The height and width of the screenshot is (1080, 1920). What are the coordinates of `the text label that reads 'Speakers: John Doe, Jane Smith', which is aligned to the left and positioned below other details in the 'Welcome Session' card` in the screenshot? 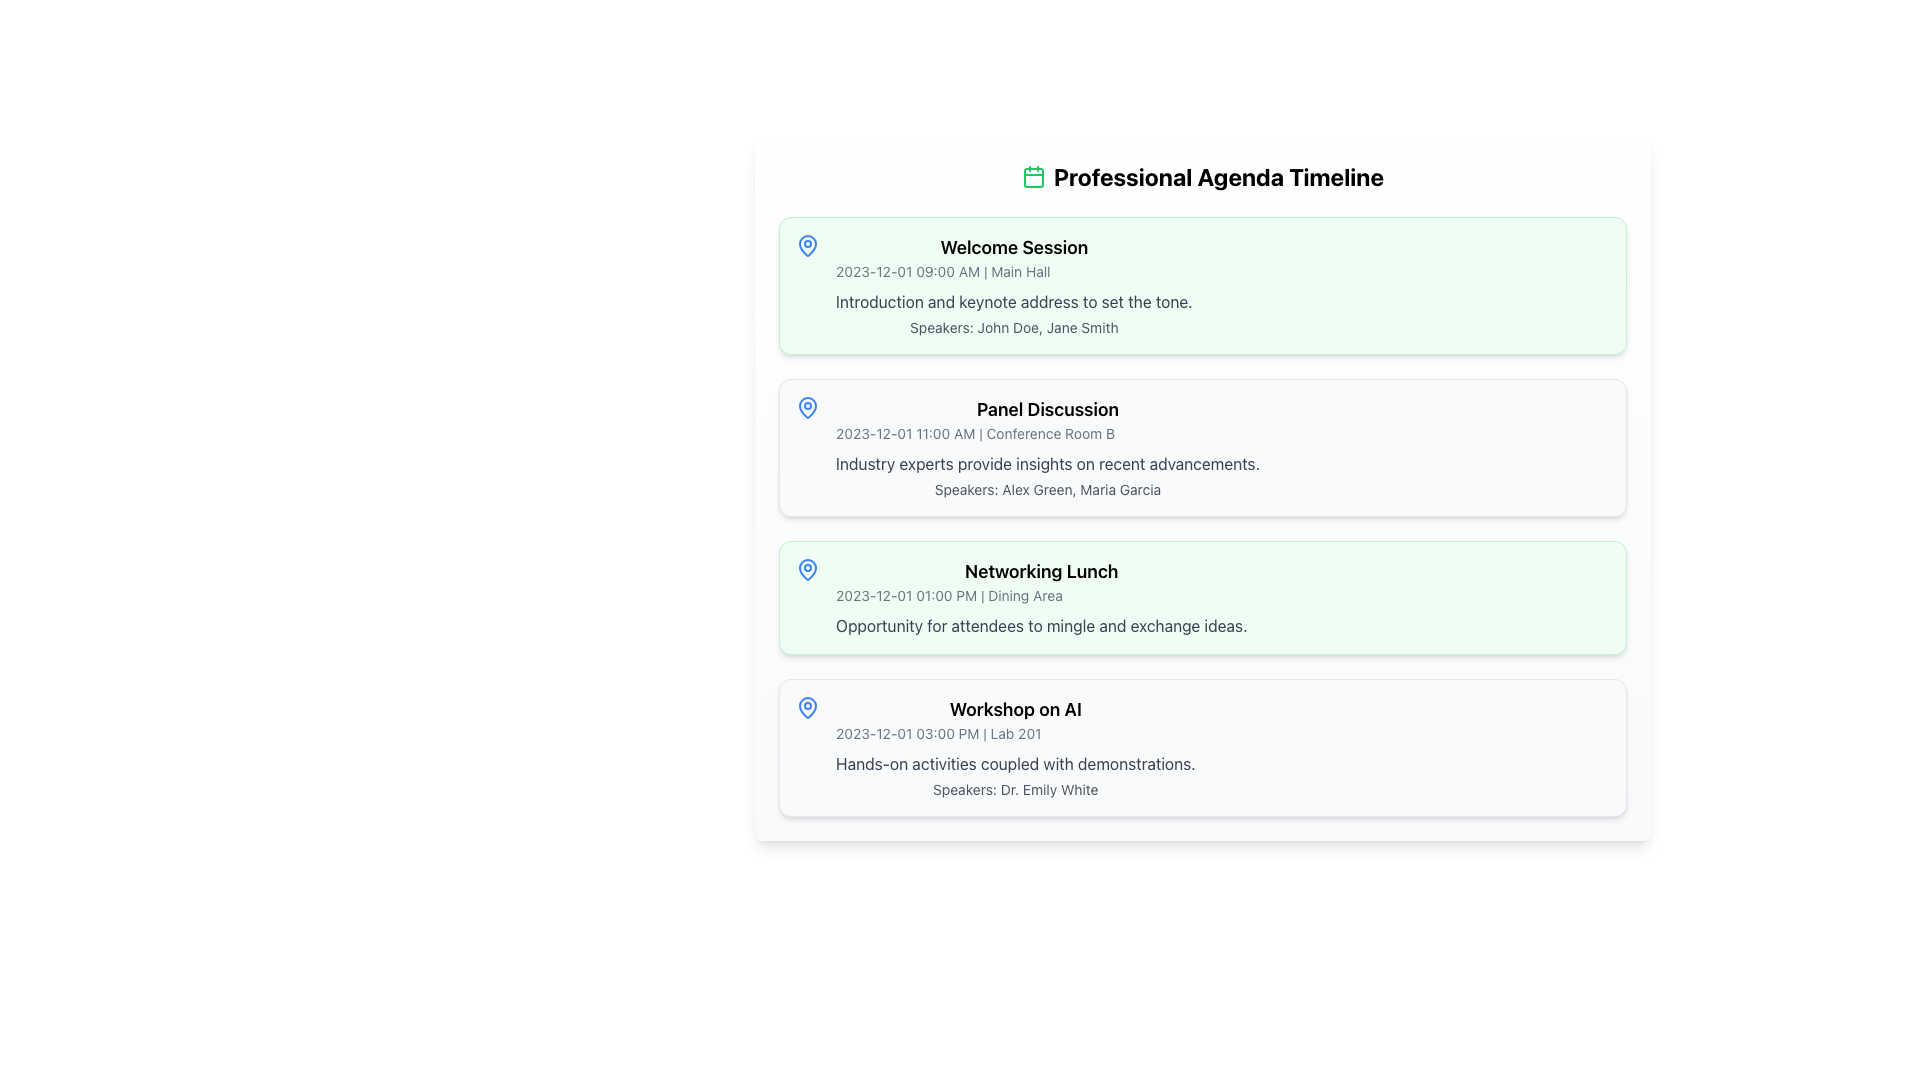 It's located at (1014, 326).